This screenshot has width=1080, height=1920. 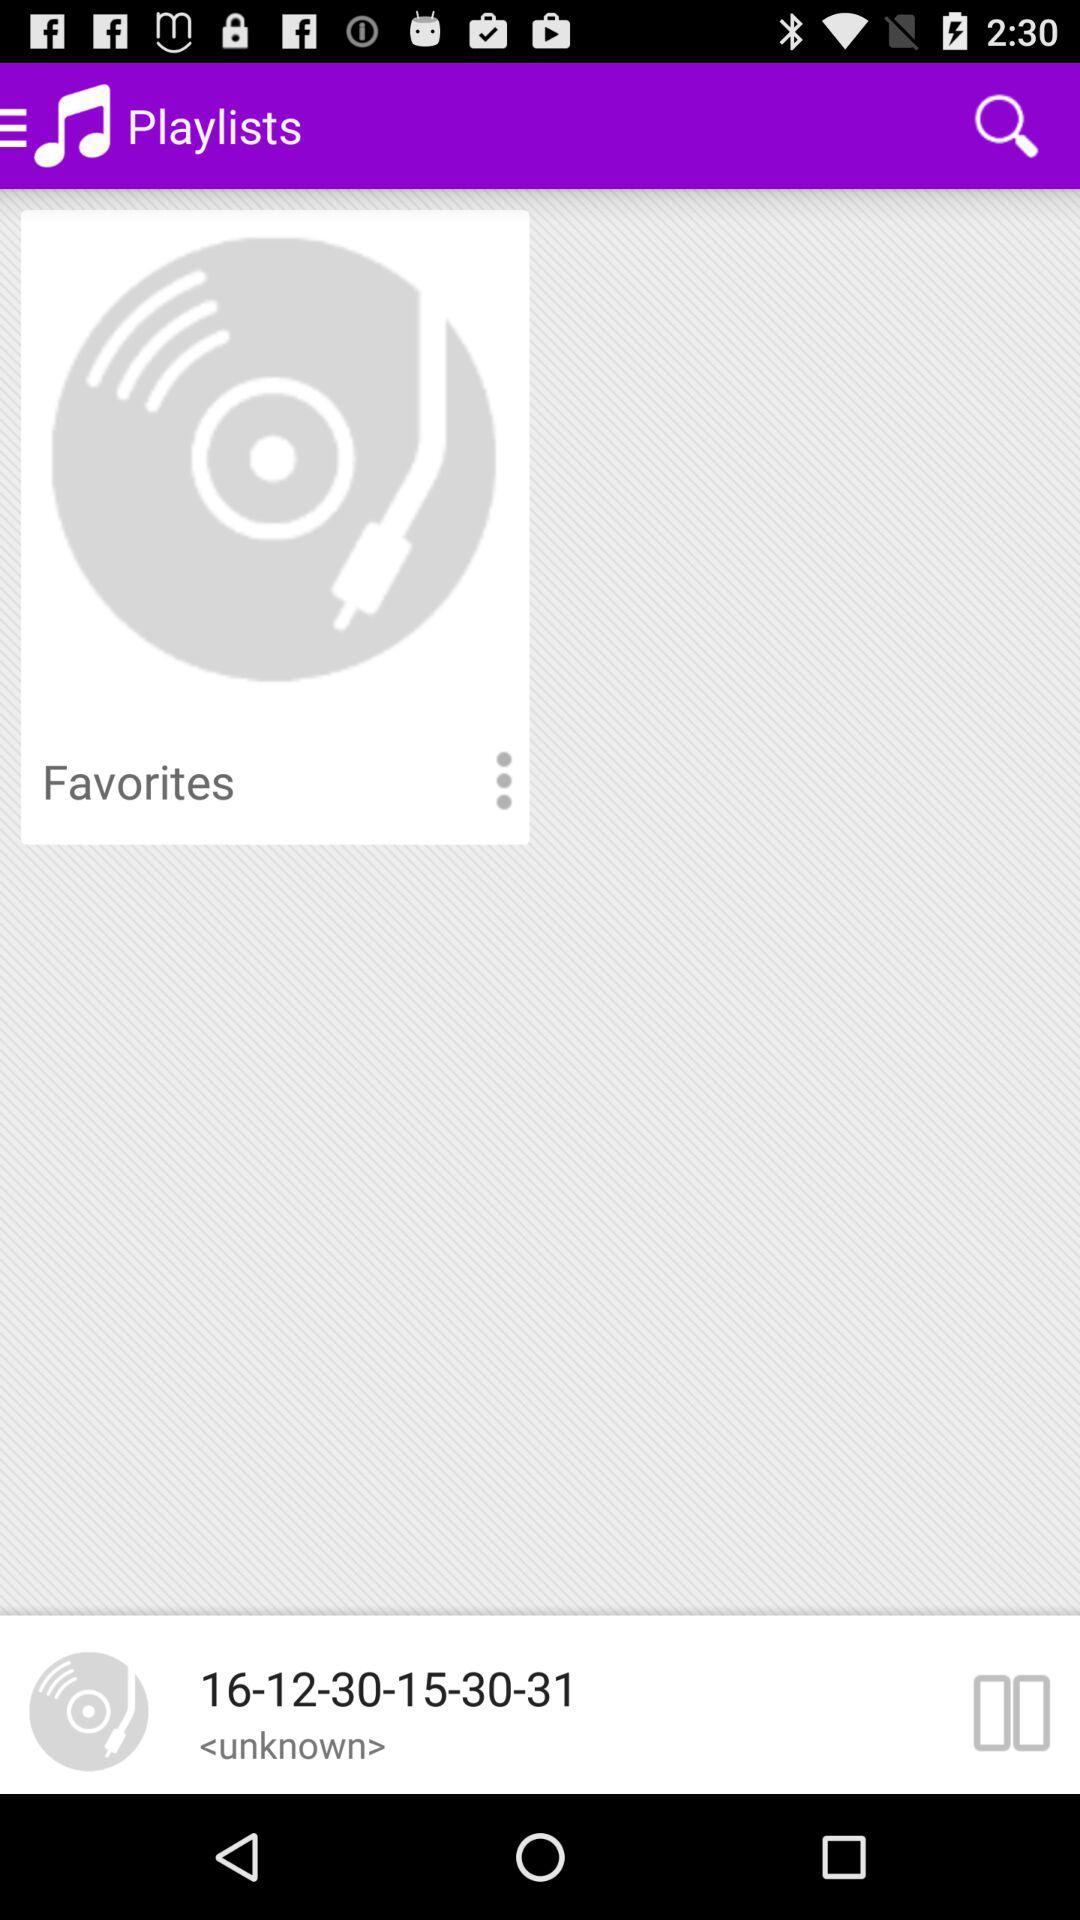 What do you see at coordinates (1011, 1833) in the screenshot?
I see `the pause icon` at bounding box center [1011, 1833].